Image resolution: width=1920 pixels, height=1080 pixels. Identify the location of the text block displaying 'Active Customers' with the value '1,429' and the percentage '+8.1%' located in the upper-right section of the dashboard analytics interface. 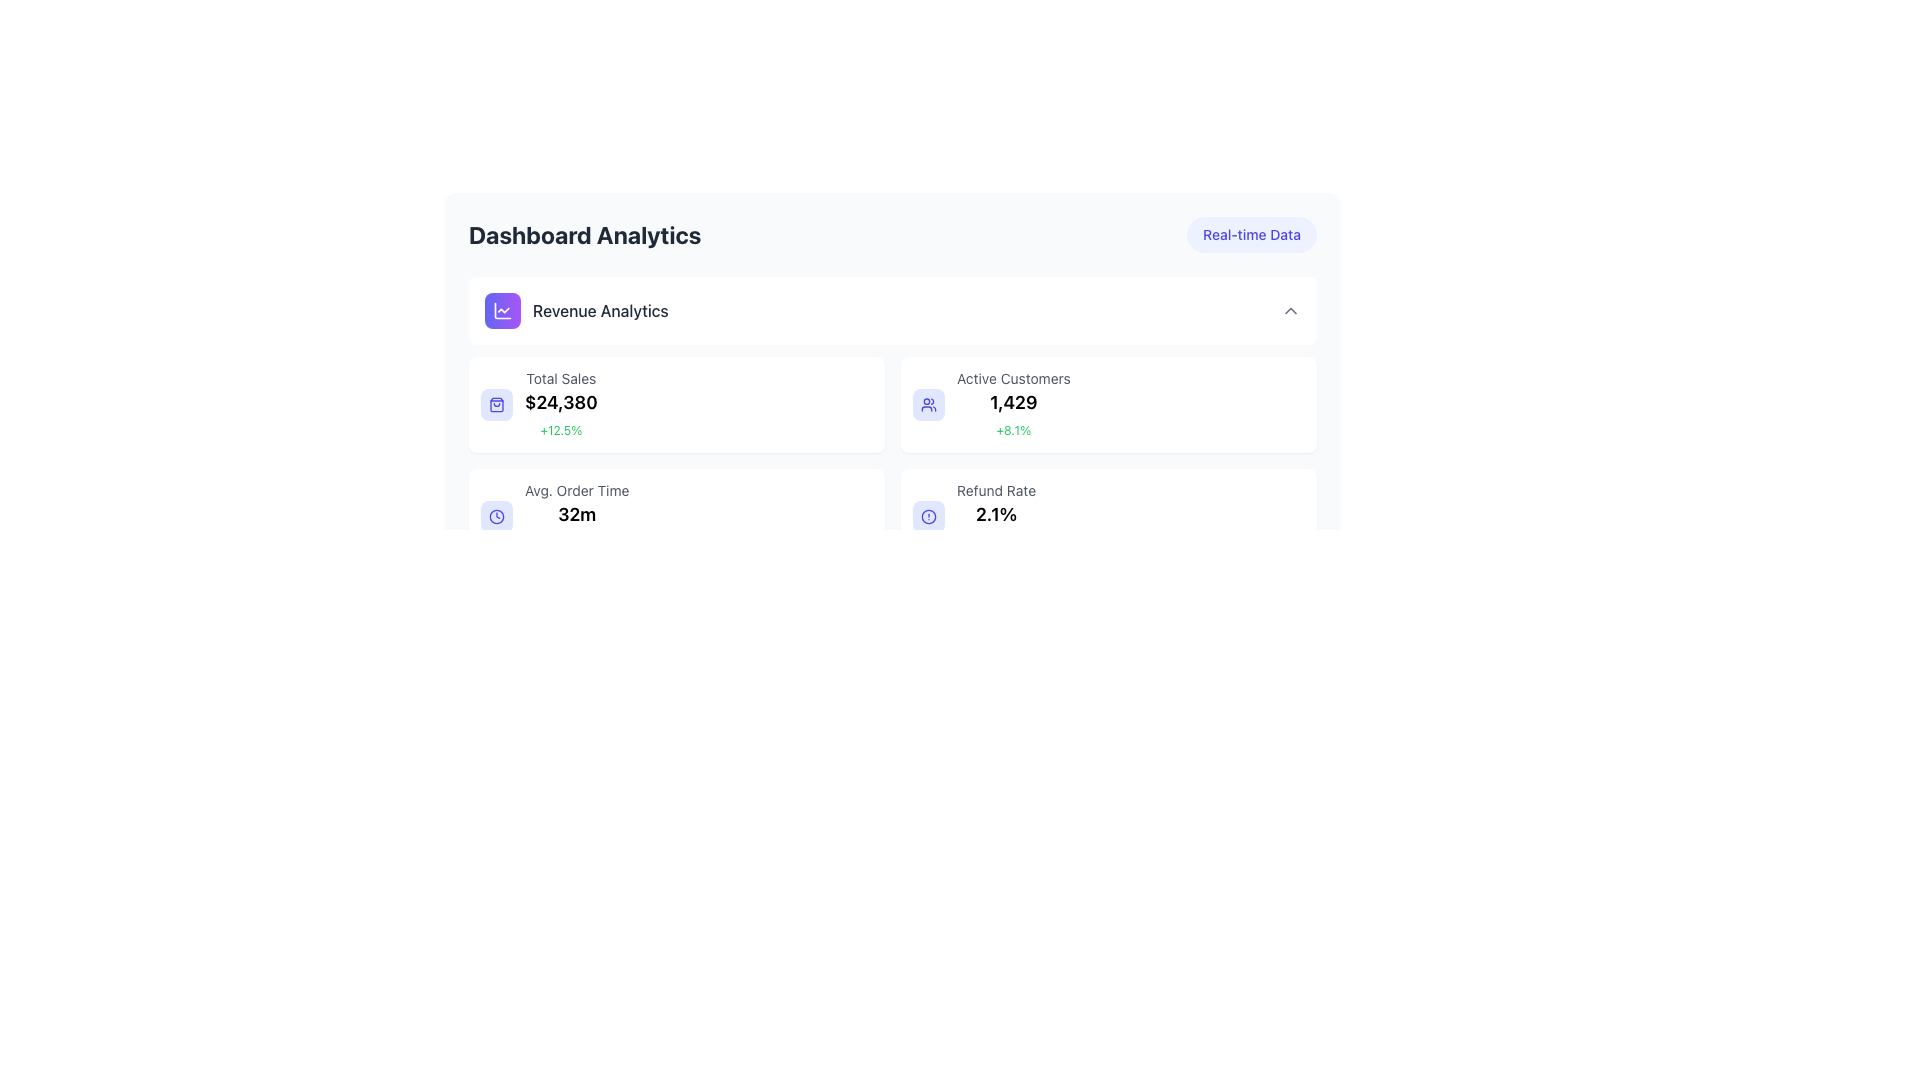
(1013, 405).